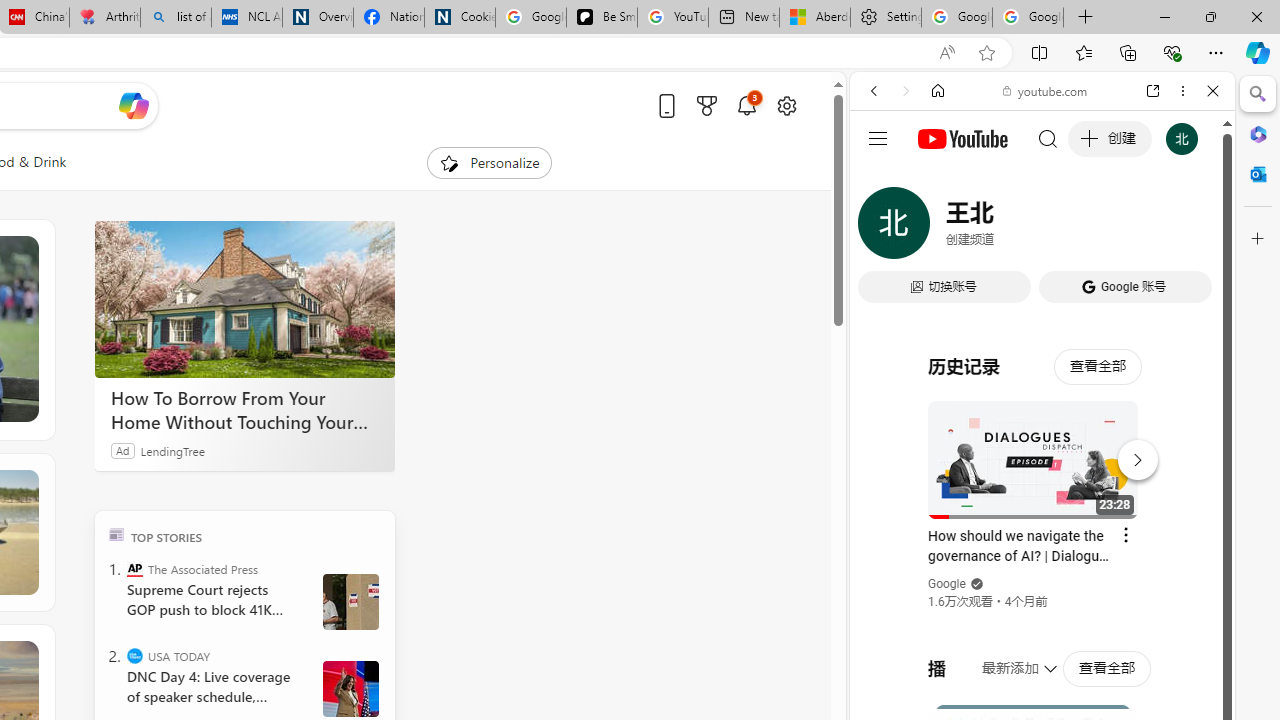 This screenshot has height=720, width=1280. What do you see at coordinates (1153, 91) in the screenshot?
I see `'Open link in new tab'` at bounding box center [1153, 91].